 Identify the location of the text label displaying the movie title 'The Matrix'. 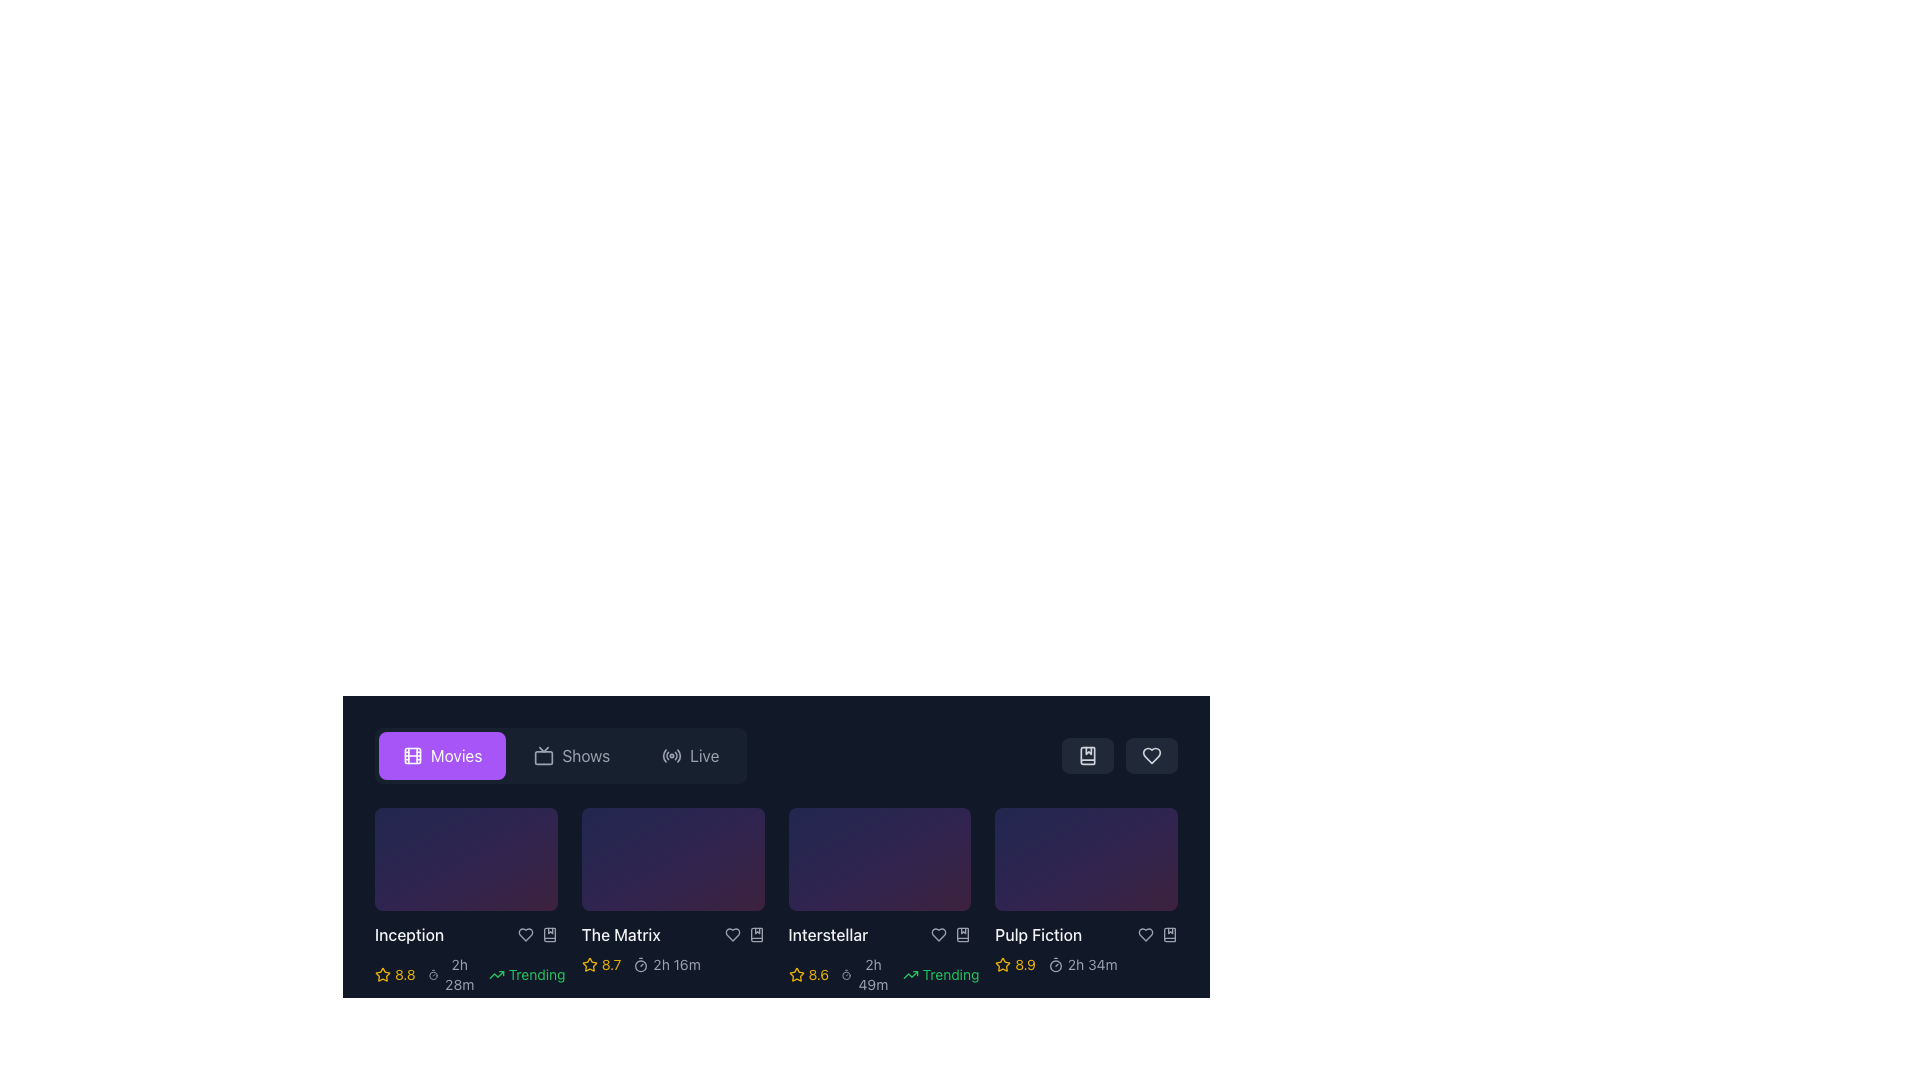
(619, 933).